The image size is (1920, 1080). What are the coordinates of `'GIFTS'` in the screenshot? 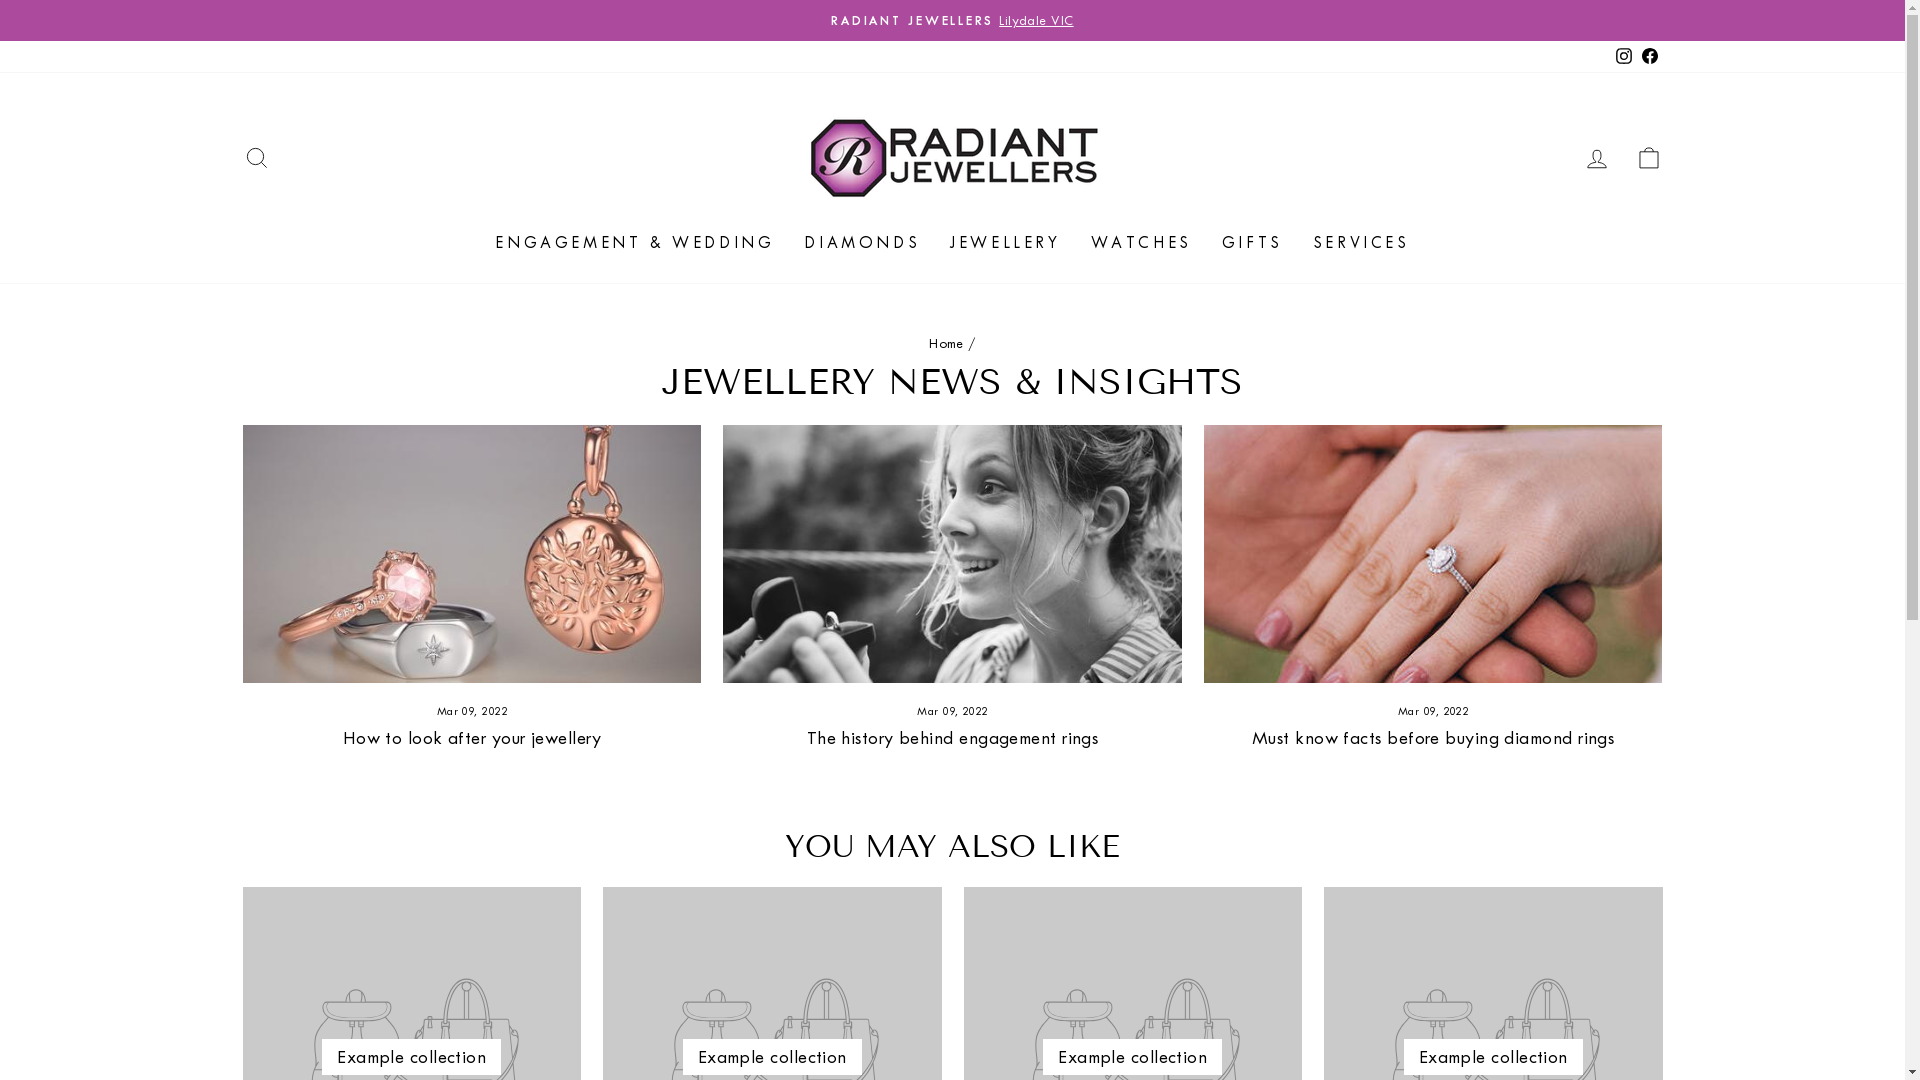 It's located at (1251, 241).